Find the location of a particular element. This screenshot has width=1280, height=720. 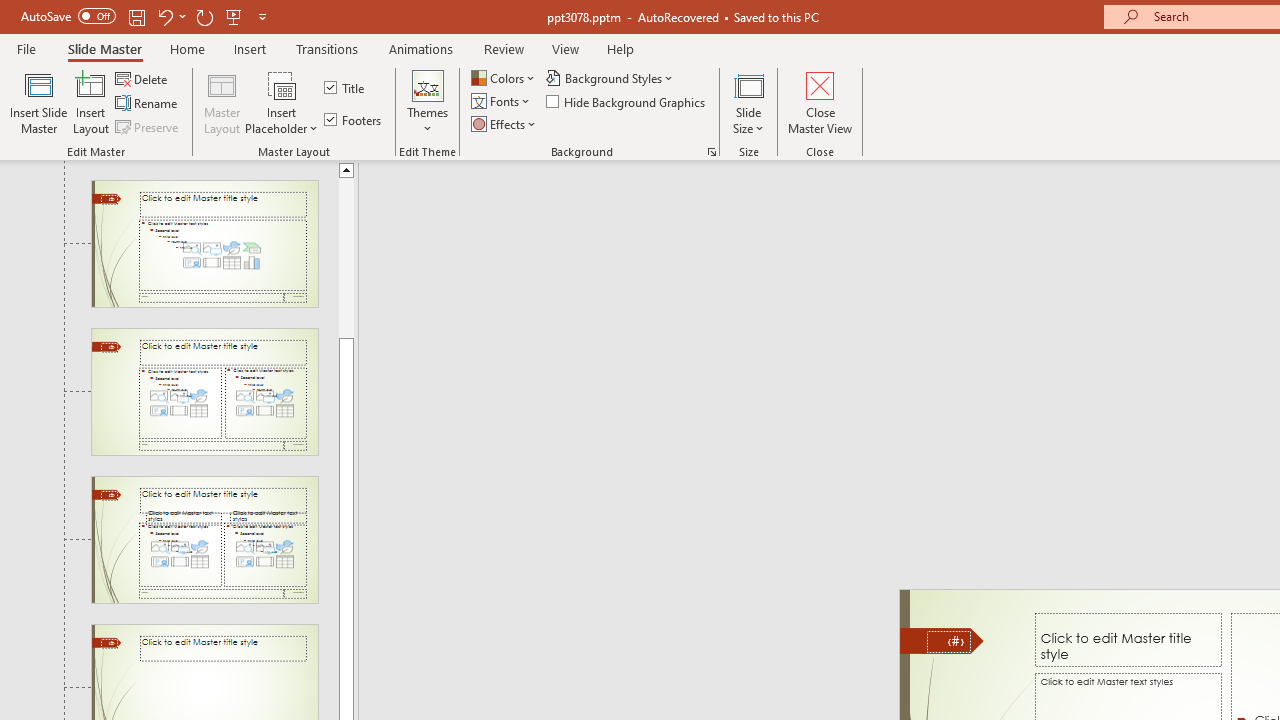

'Insert Slide Master' is located at coordinates (39, 103).